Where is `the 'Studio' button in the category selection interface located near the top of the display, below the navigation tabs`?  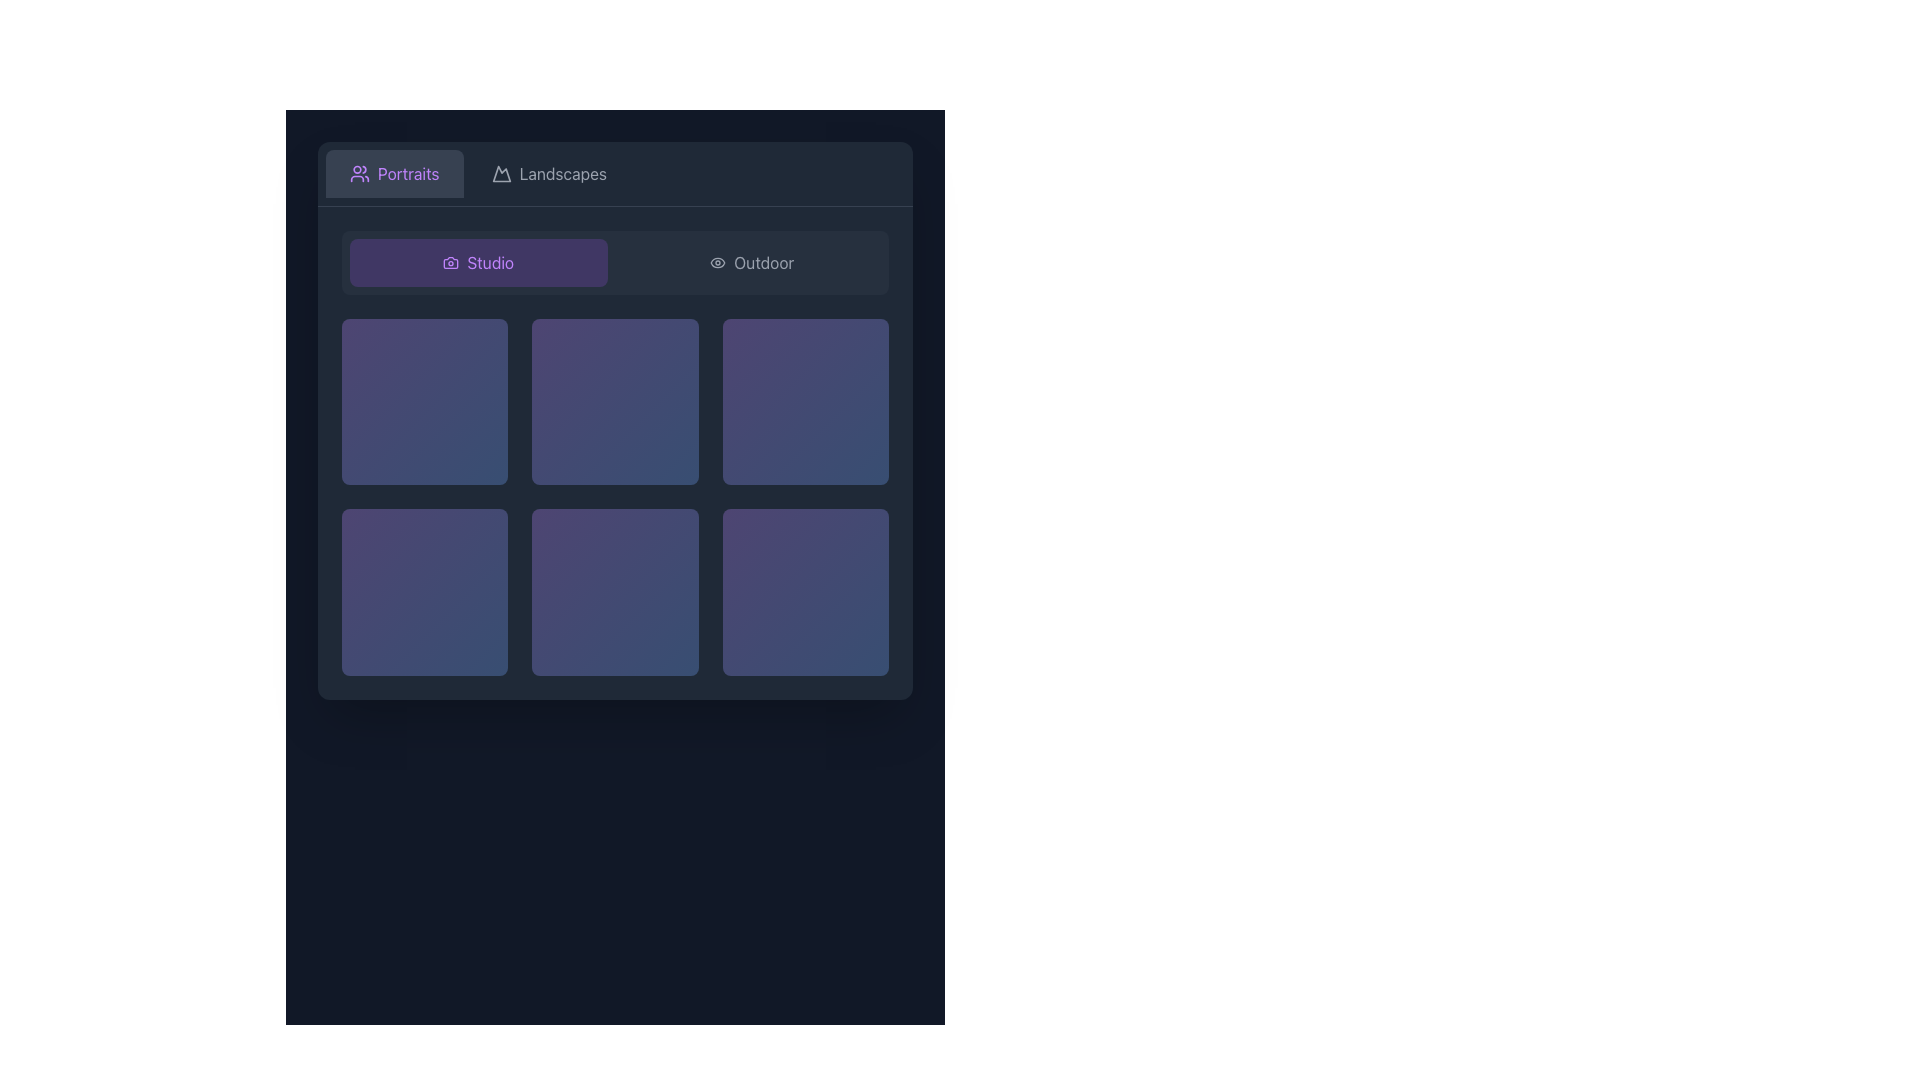
the 'Studio' button in the category selection interface located near the top of the display, below the navigation tabs is located at coordinates (614, 261).